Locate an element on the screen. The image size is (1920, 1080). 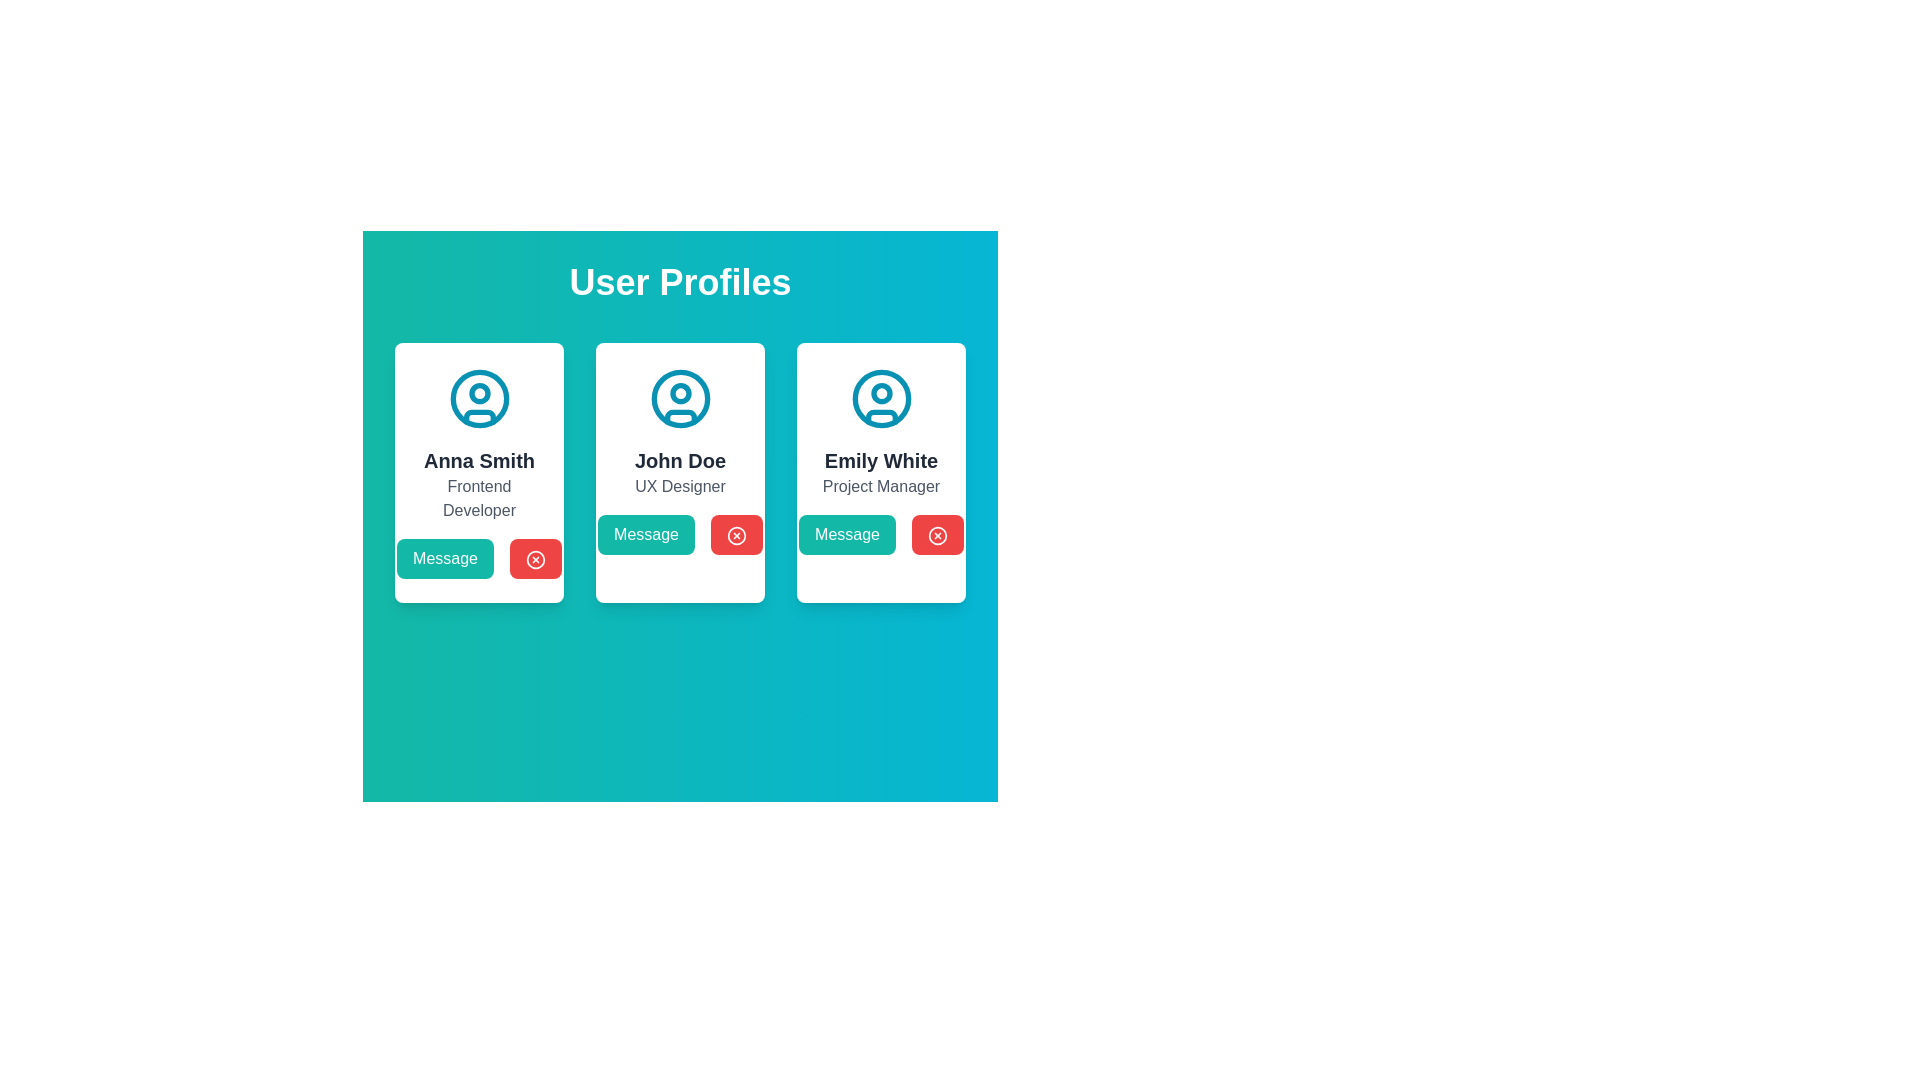
the 'Message' button with a teal background and white text located below the user's name in the user profile card to initiate a message interaction is located at coordinates (444, 559).